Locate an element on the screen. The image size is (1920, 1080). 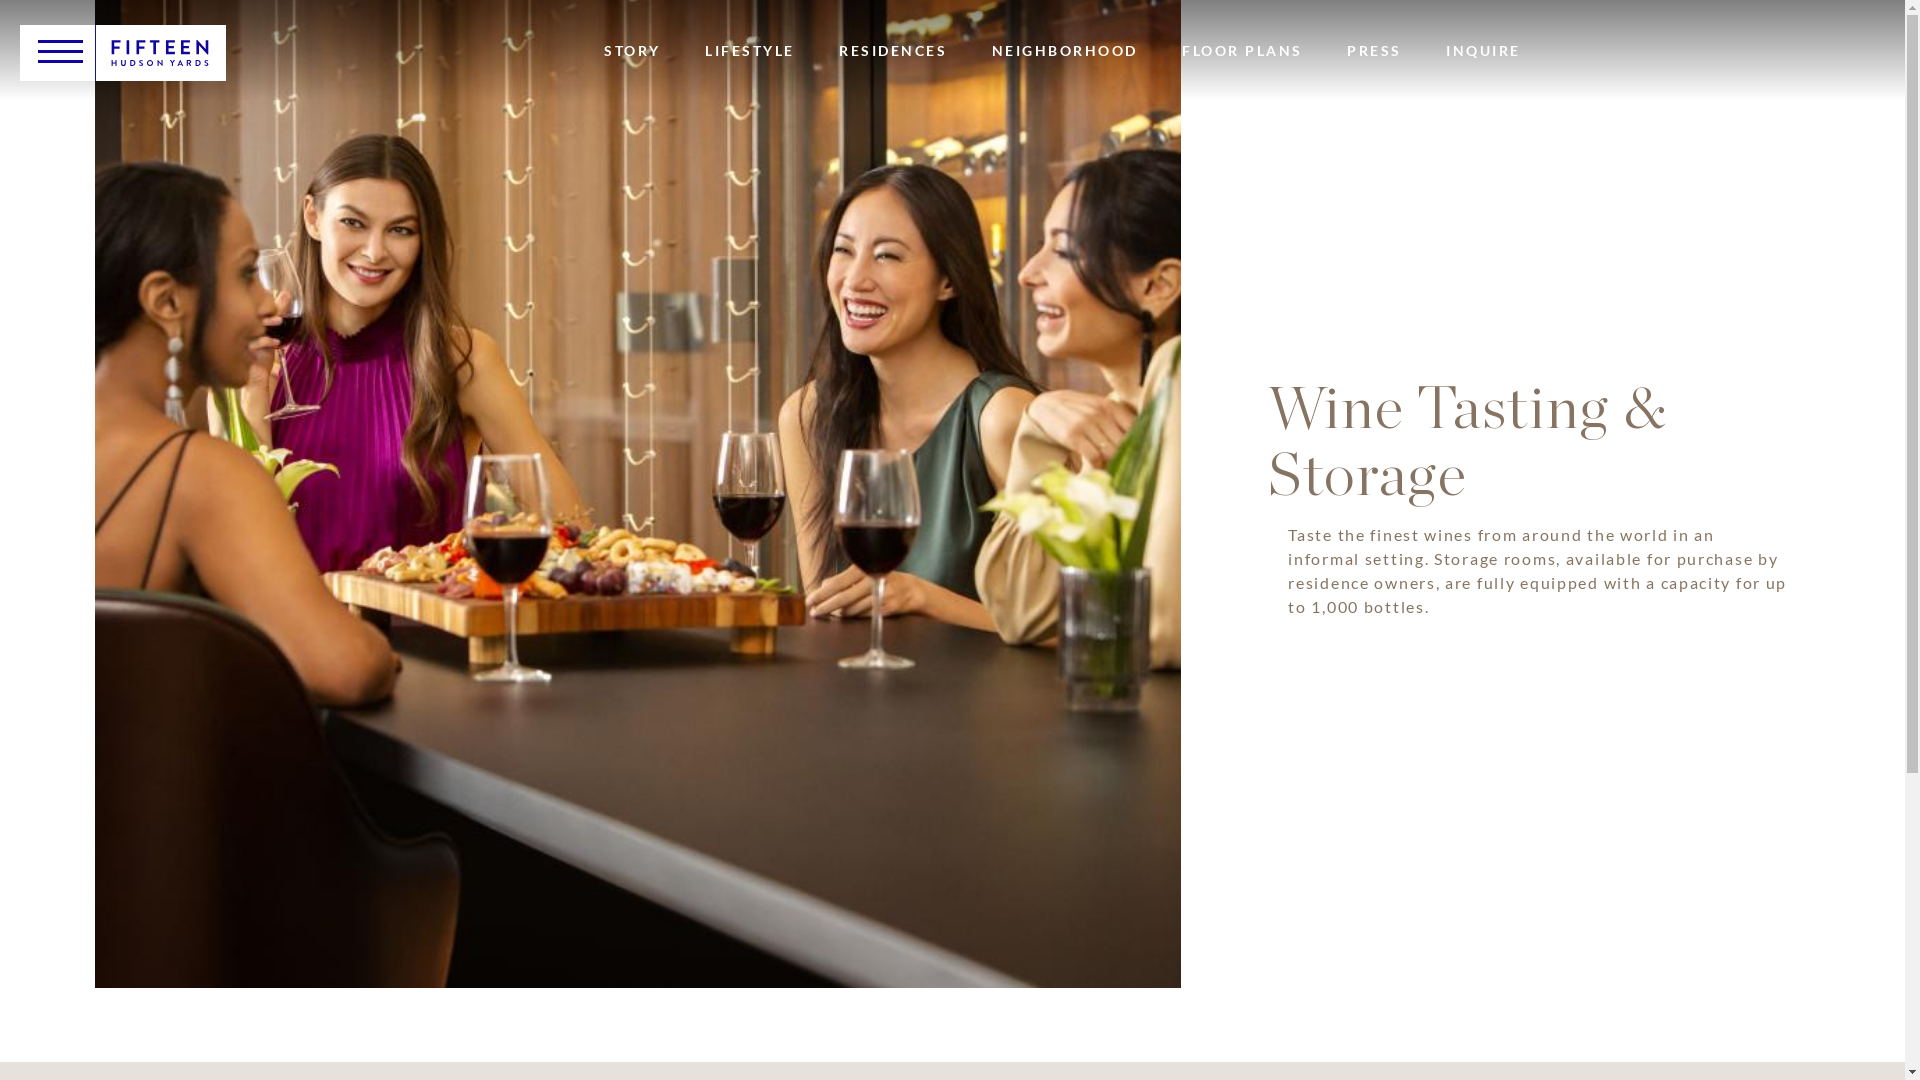
'LIFESTYLE' is located at coordinates (705, 49).